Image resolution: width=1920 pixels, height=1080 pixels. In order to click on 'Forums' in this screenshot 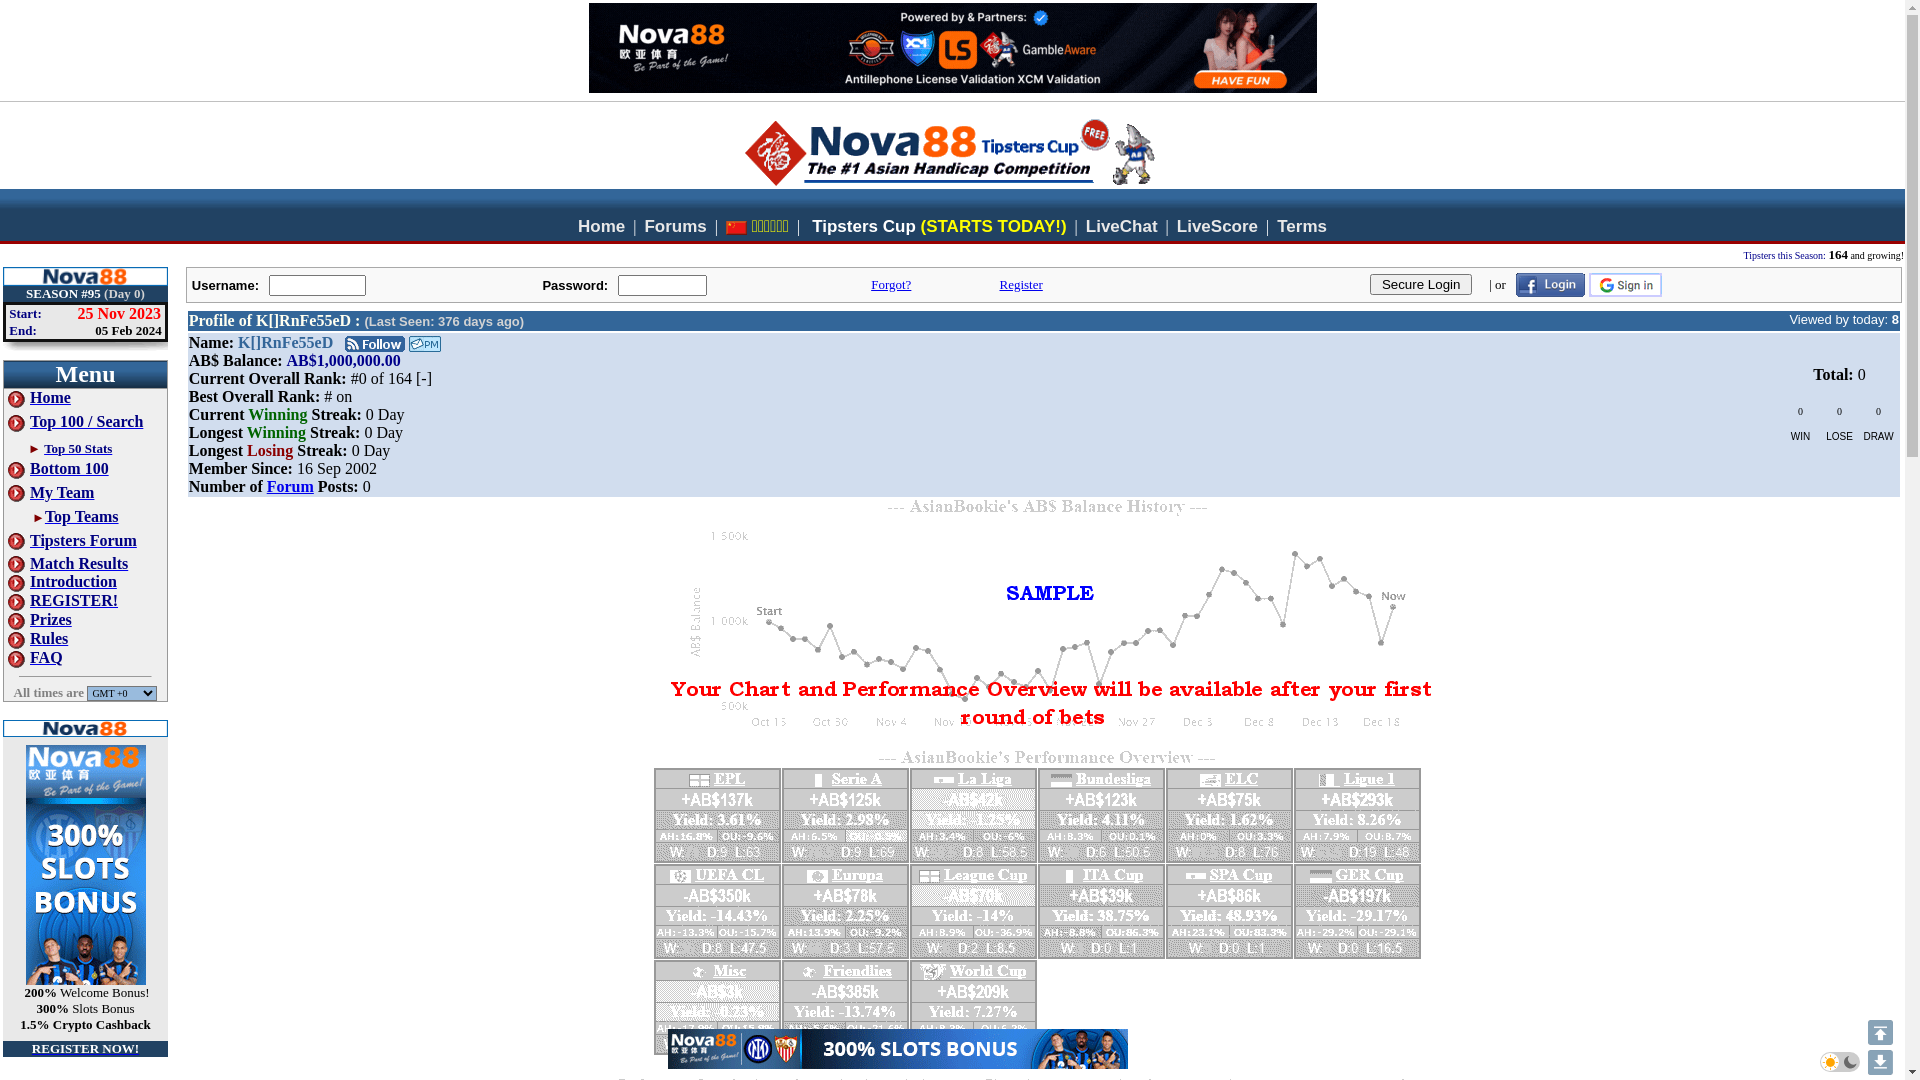, I will do `click(675, 225)`.